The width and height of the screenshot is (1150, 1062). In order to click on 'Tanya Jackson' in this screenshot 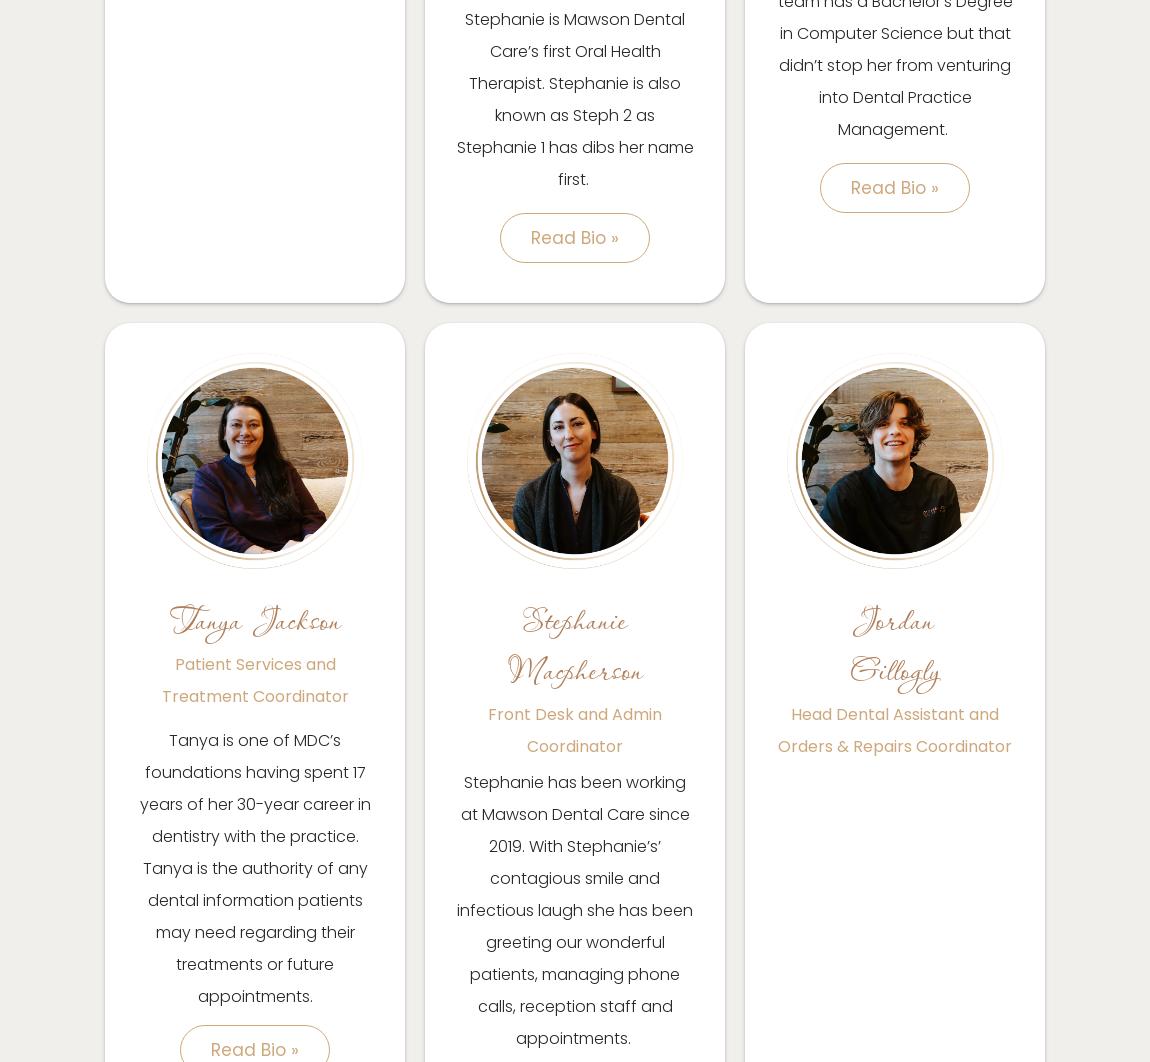, I will do `click(253, 619)`.